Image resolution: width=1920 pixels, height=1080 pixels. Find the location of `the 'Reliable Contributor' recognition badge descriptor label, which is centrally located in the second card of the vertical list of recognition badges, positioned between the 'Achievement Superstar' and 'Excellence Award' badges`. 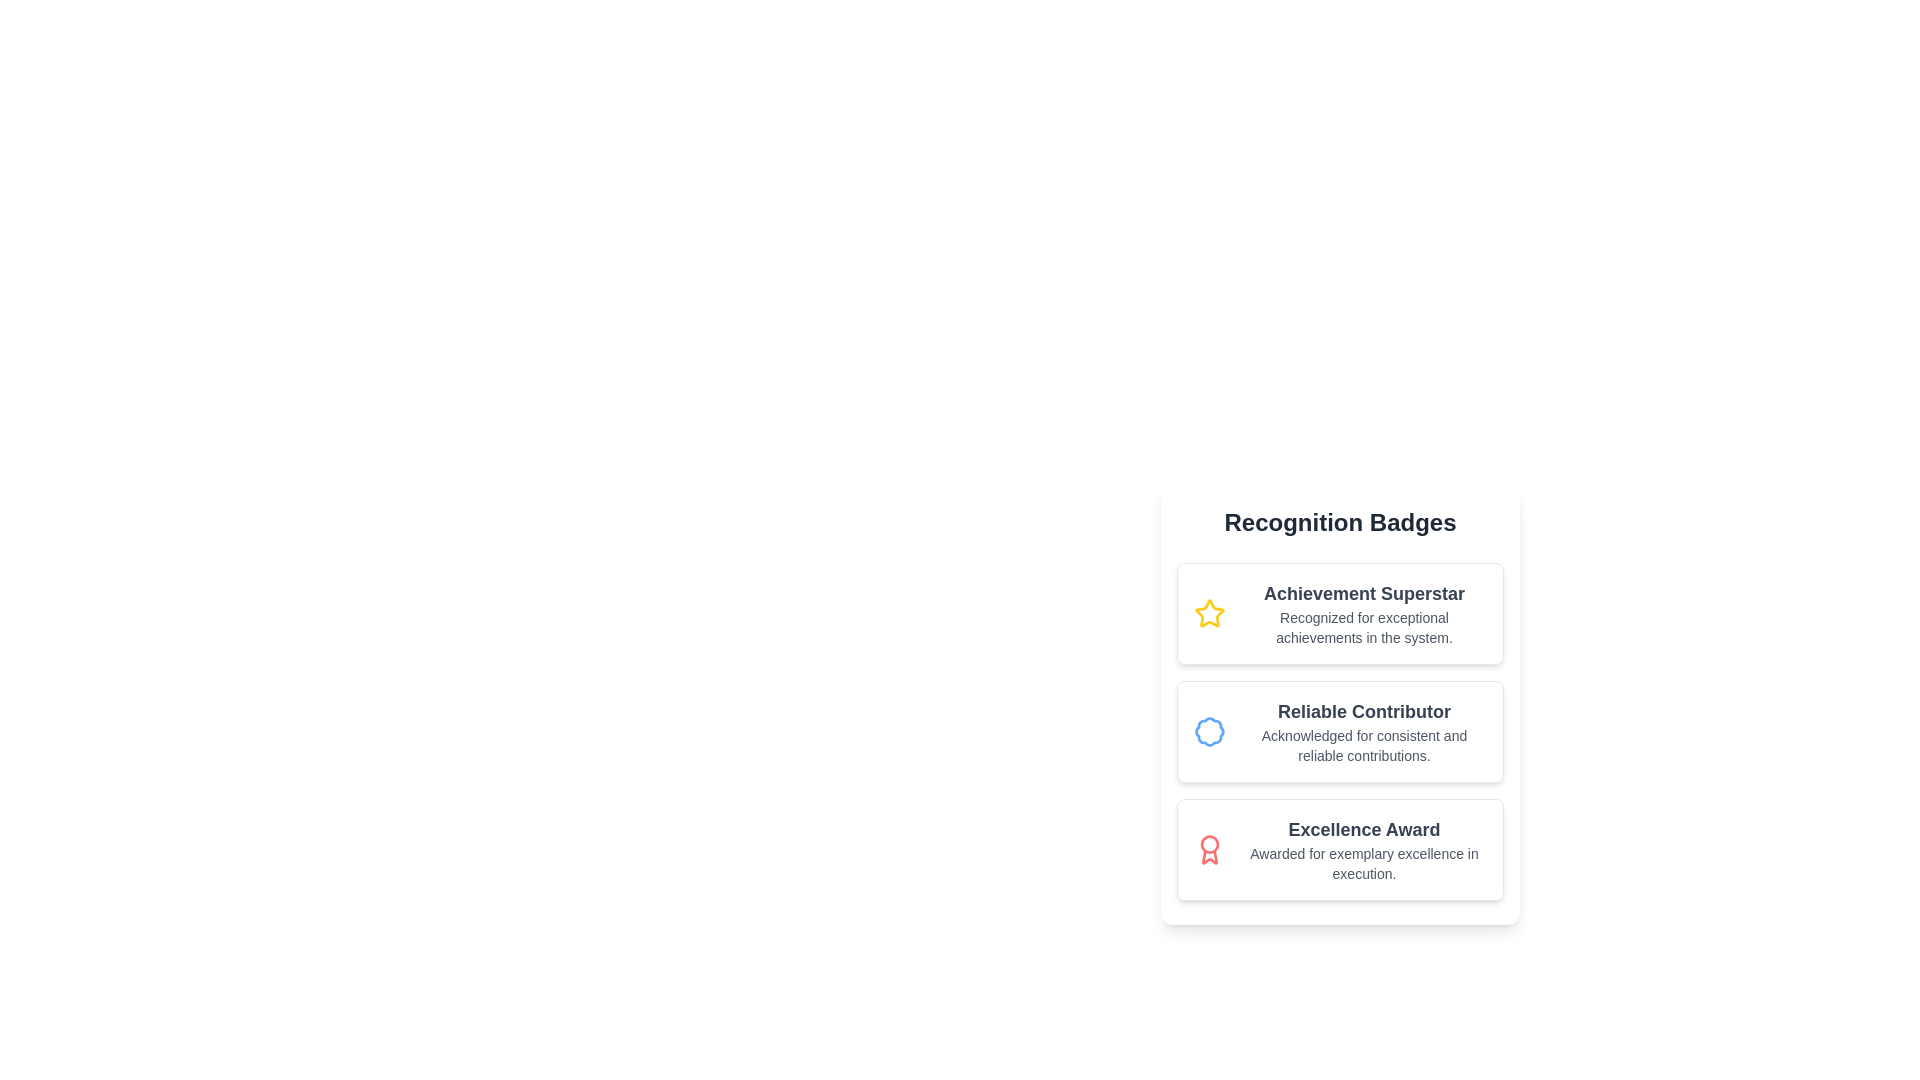

the 'Reliable Contributor' recognition badge descriptor label, which is centrally located in the second card of the vertical list of recognition badges, positioned between the 'Achievement Superstar' and 'Excellence Award' badges is located at coordinates (1363, 732).